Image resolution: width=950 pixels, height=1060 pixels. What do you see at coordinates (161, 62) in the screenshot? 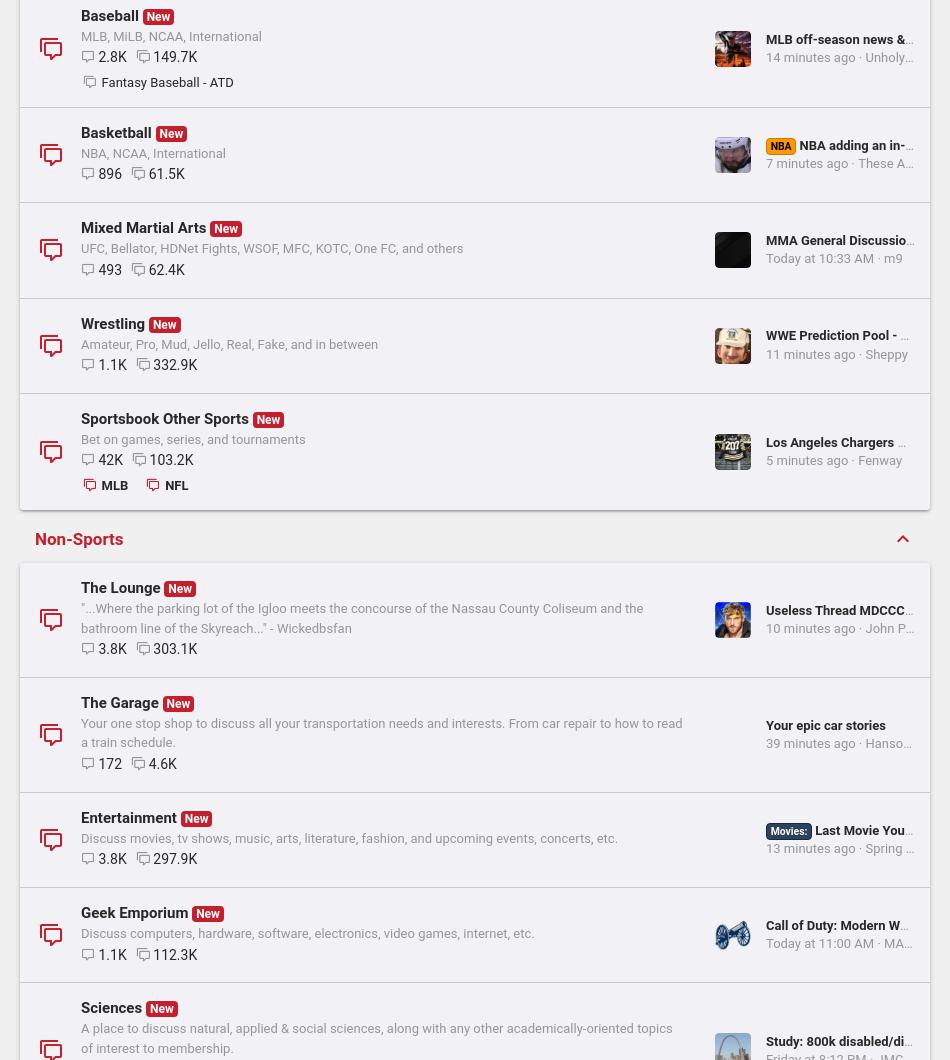
I see `'8.5K'` at bounding box center [161, 62].